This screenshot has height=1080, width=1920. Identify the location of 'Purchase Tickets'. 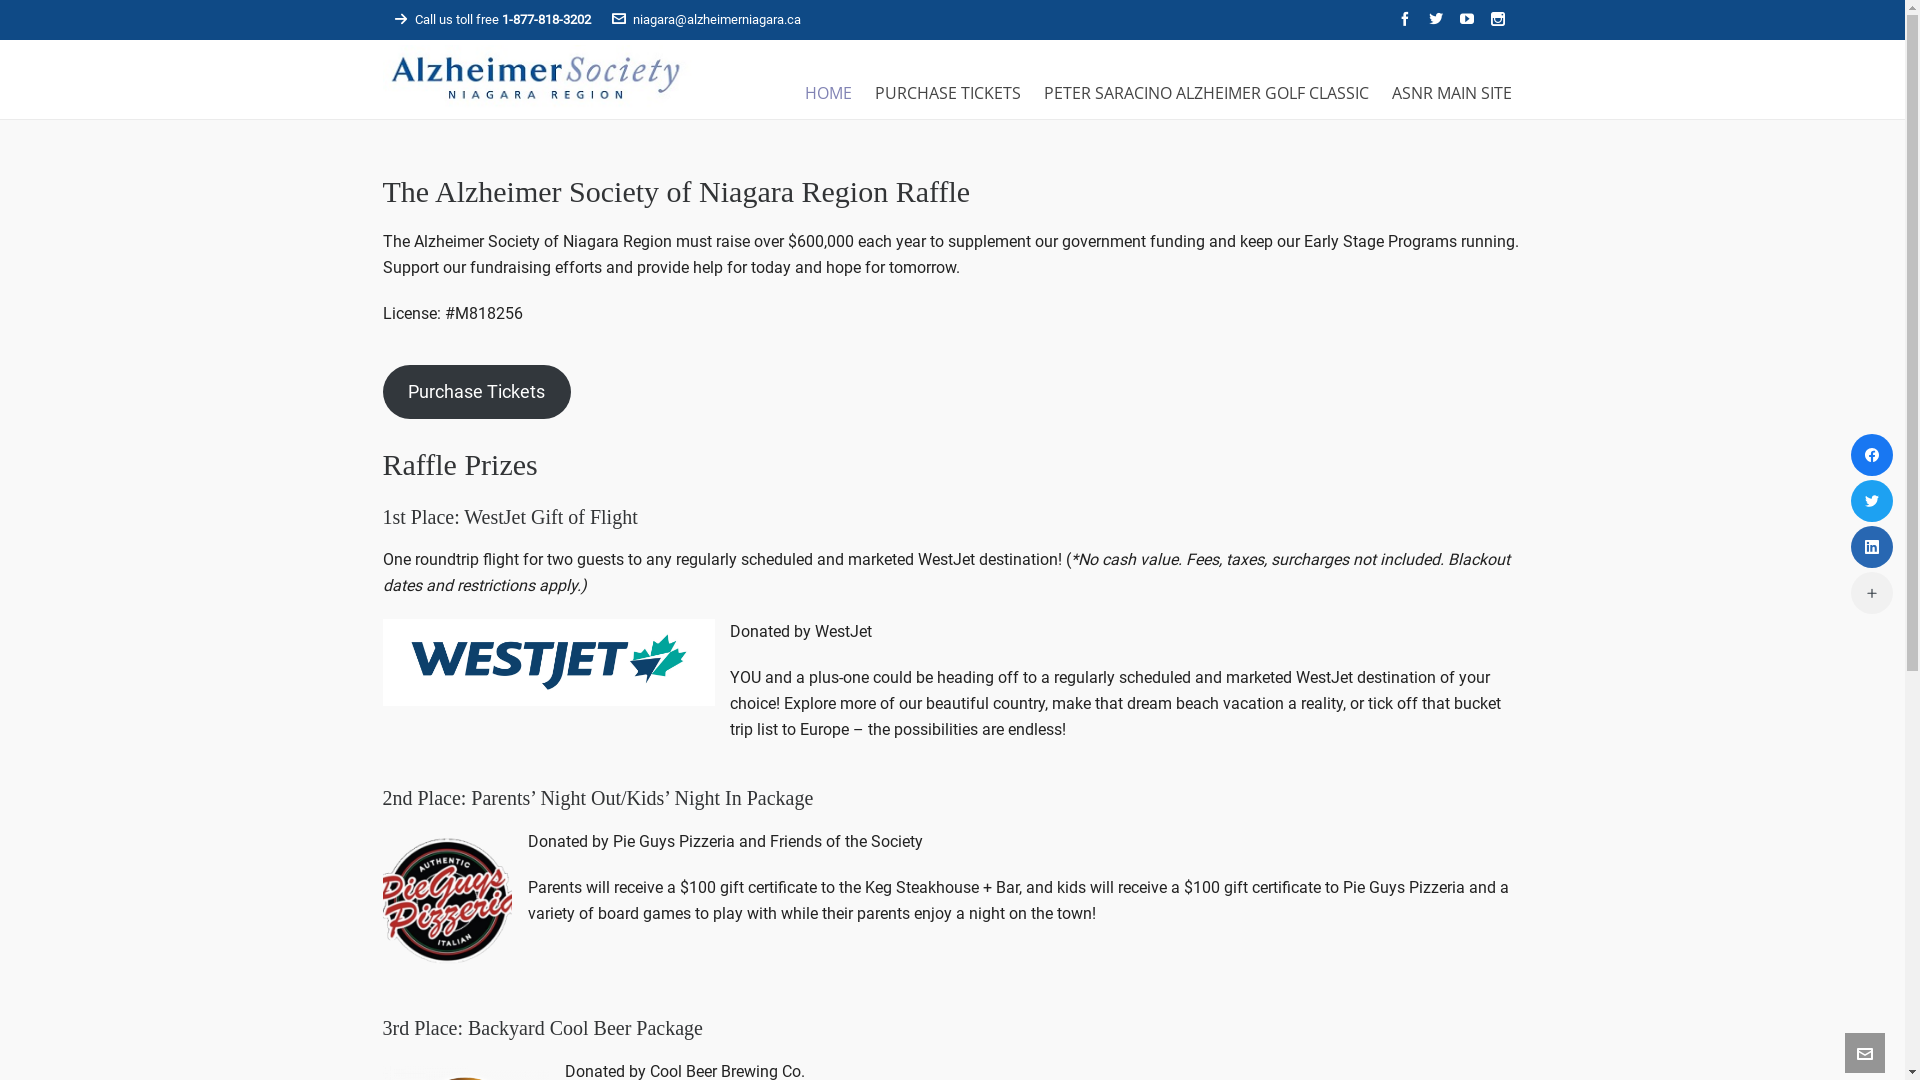
(475, 392).